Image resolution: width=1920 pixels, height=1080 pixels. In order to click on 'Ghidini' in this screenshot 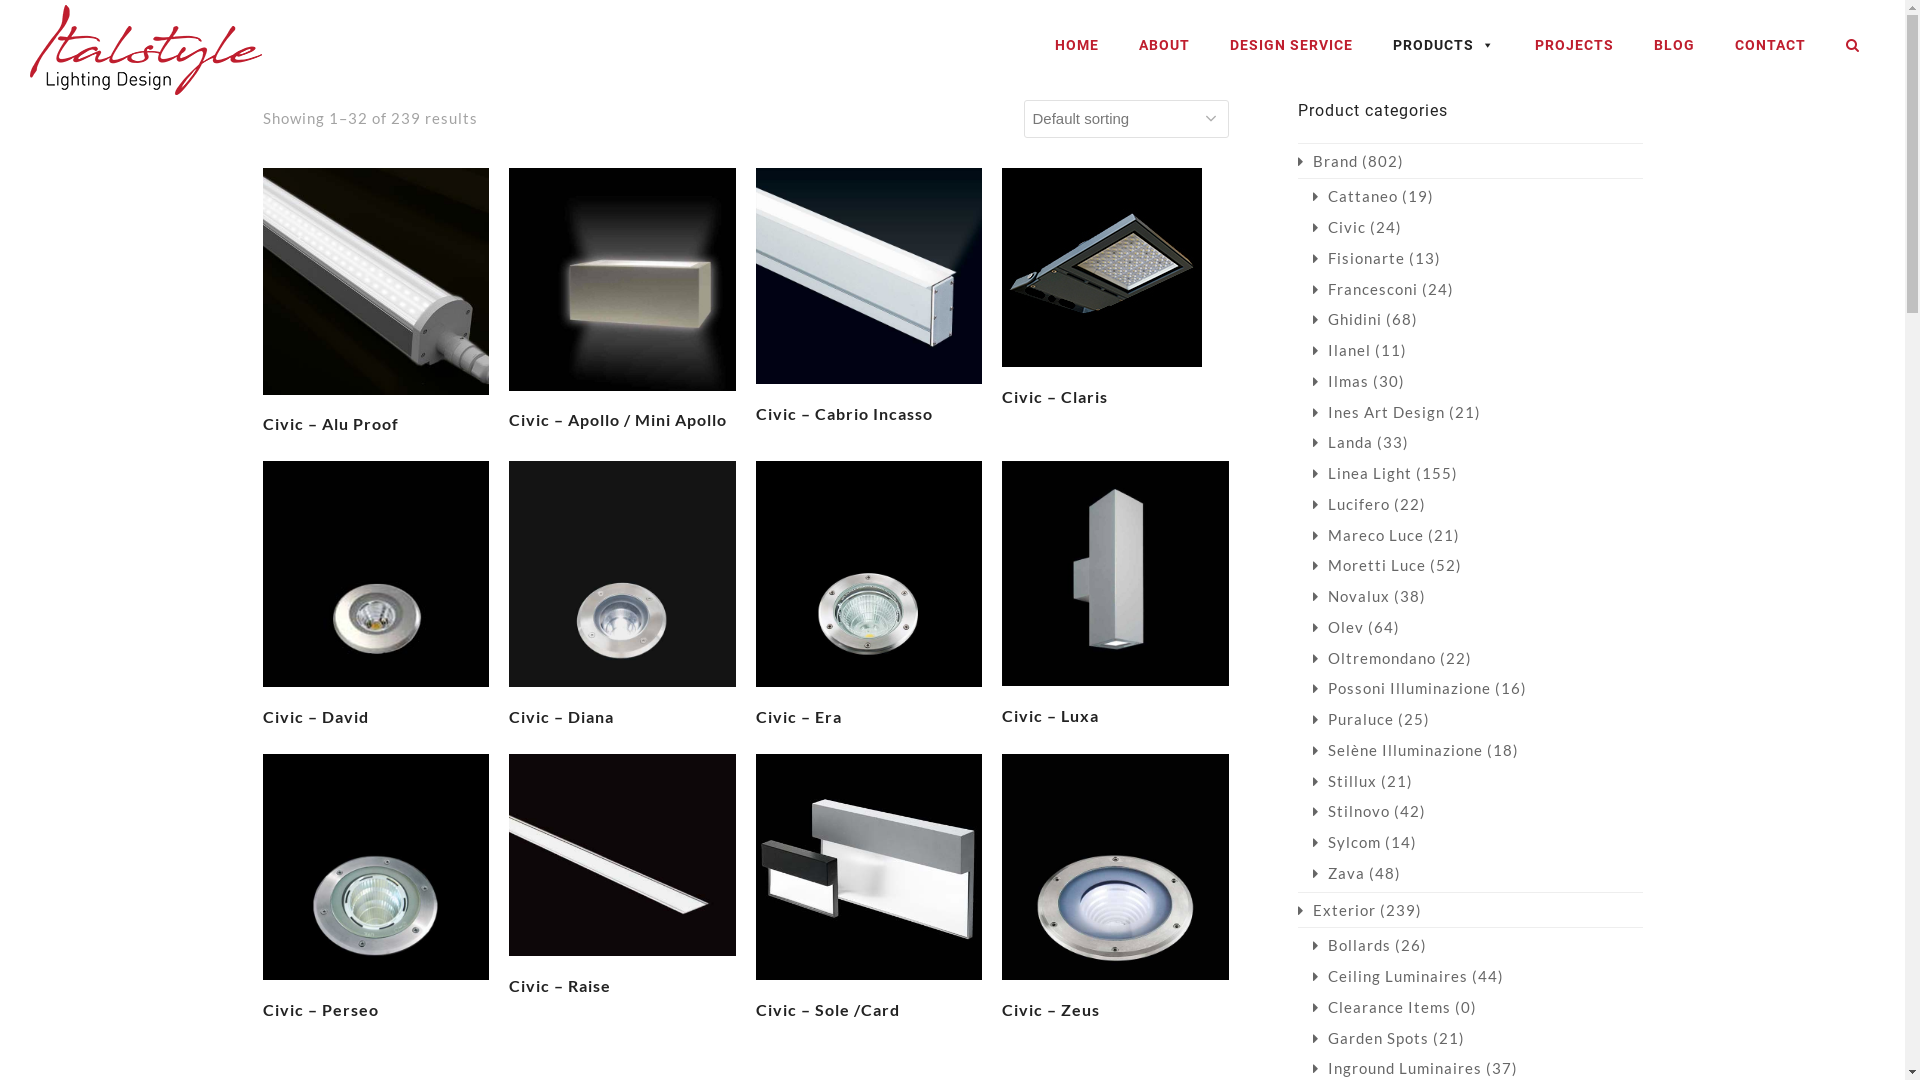, I will do `click(1311, 318)`.